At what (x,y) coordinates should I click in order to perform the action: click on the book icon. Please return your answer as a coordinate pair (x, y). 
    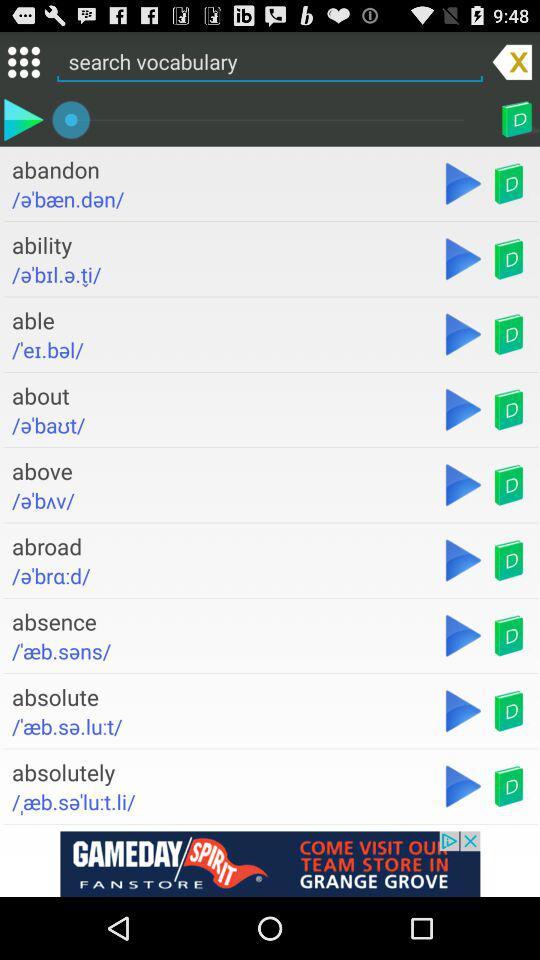
    Looking at the image, I should click on (516, 126).